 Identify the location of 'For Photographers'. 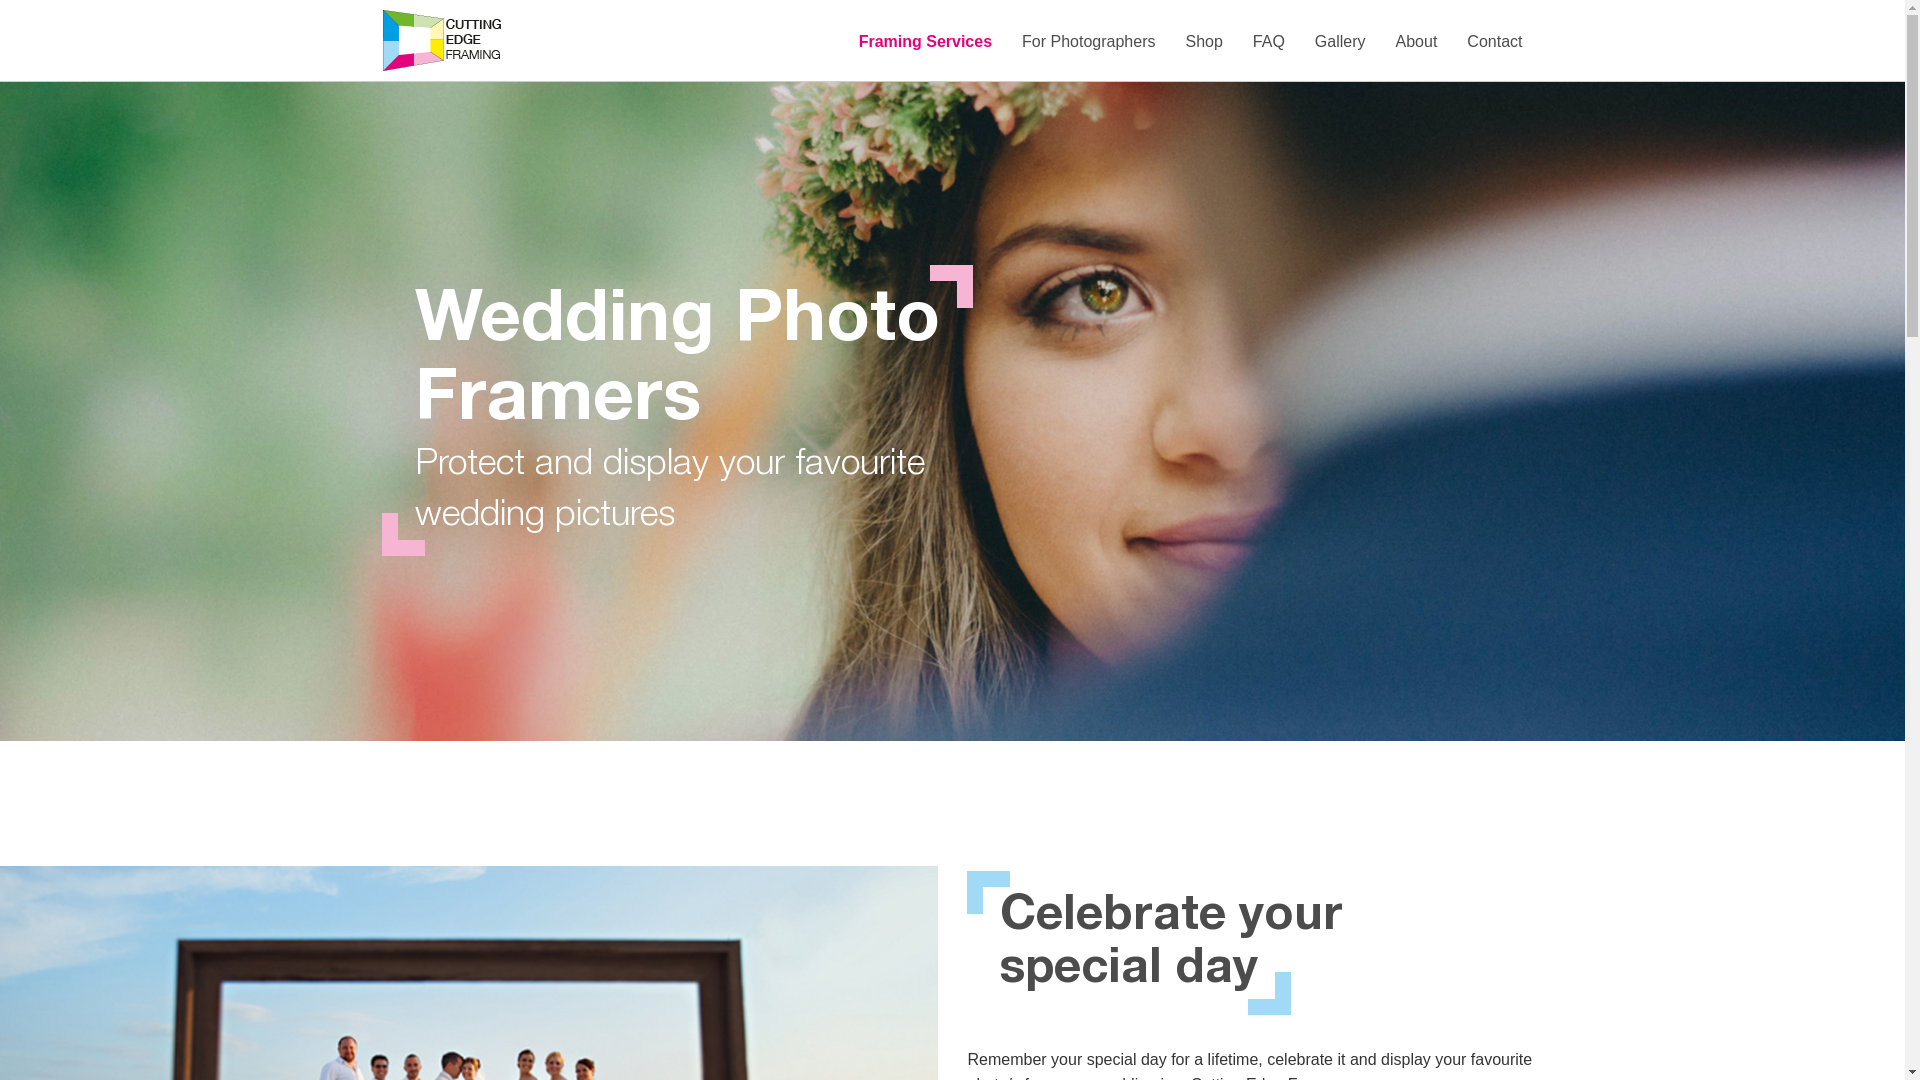
(1087, 42).